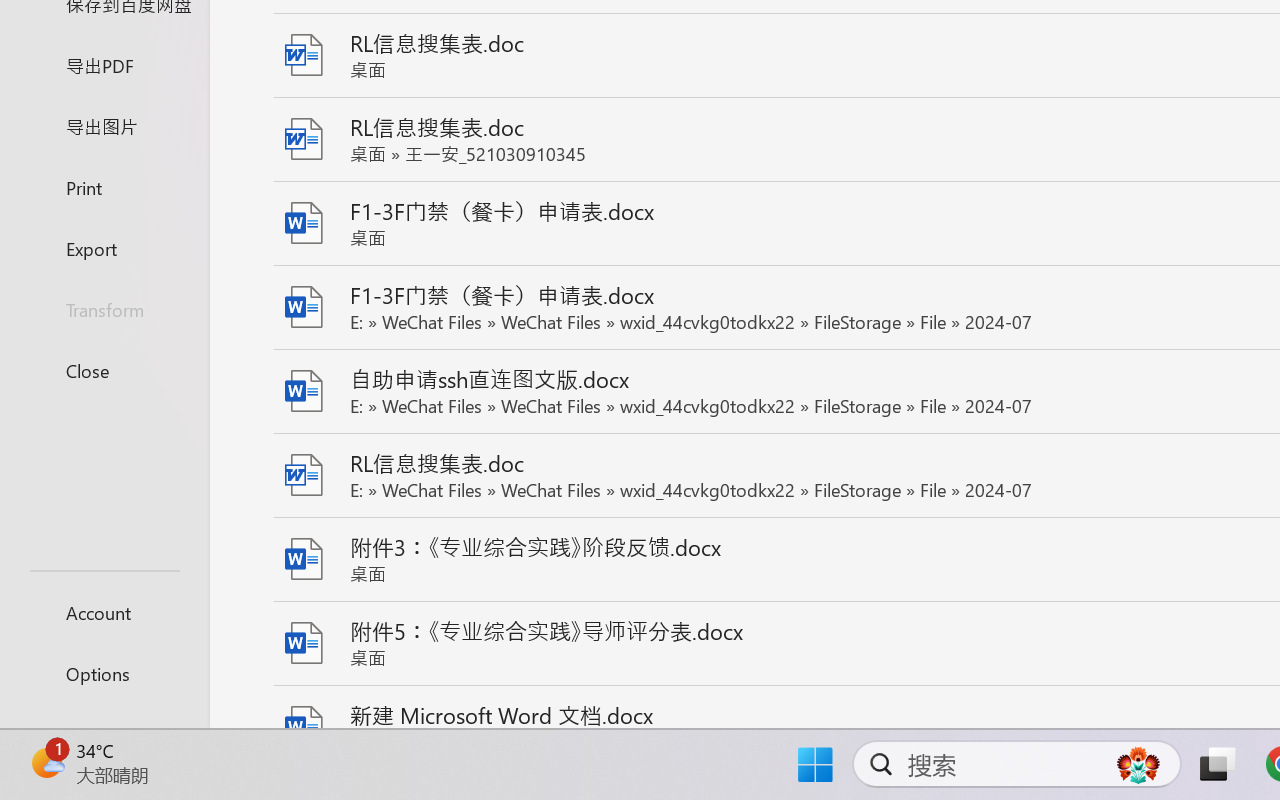 This screenshot has width=1280, height=800. Describe the element at coordinates (1138, 764) in the screenshot. I see `'AutomationID: DynamicSearchBoxGleamImage'` at that location.